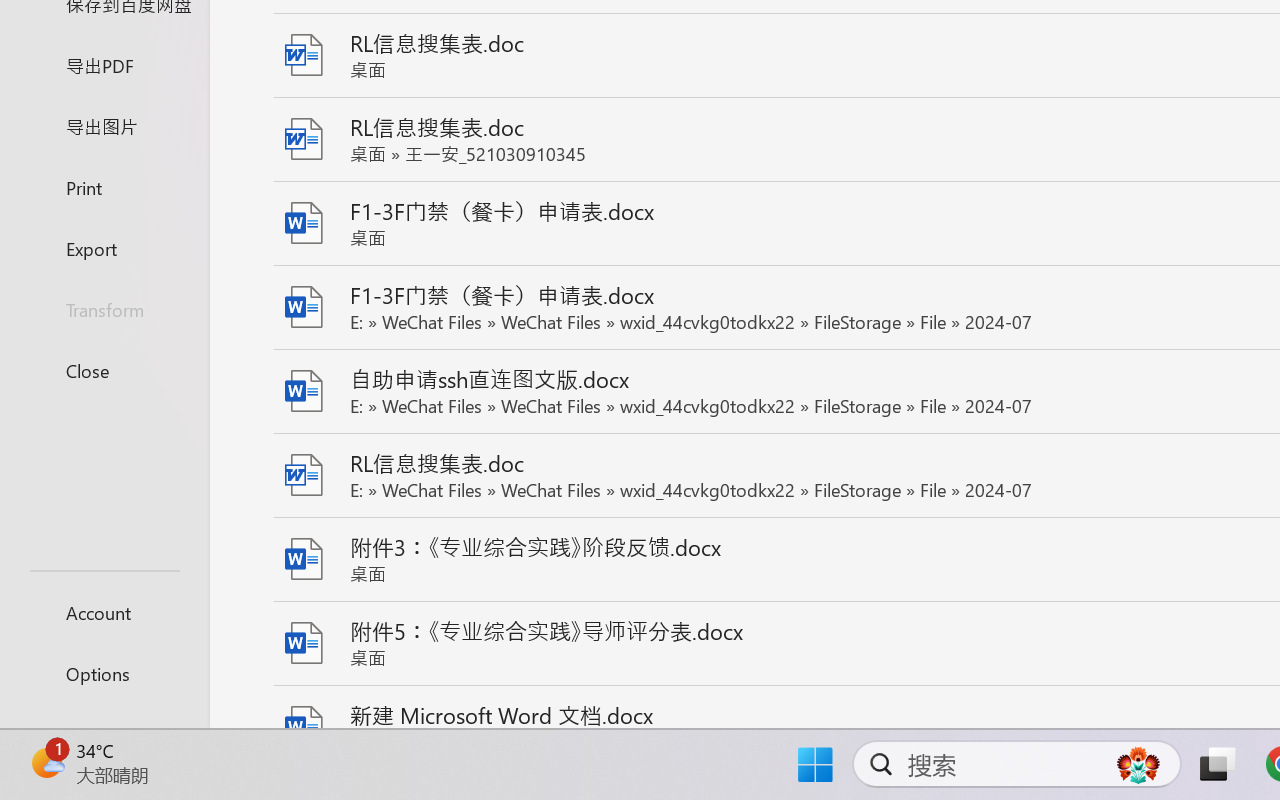 This screenshot has width=1280, height=800. Describe the element at coordinates (1138, 764) in the screenshot. I see `'AutomationID: DynamicSearchBoxGleamImage'` at that location.